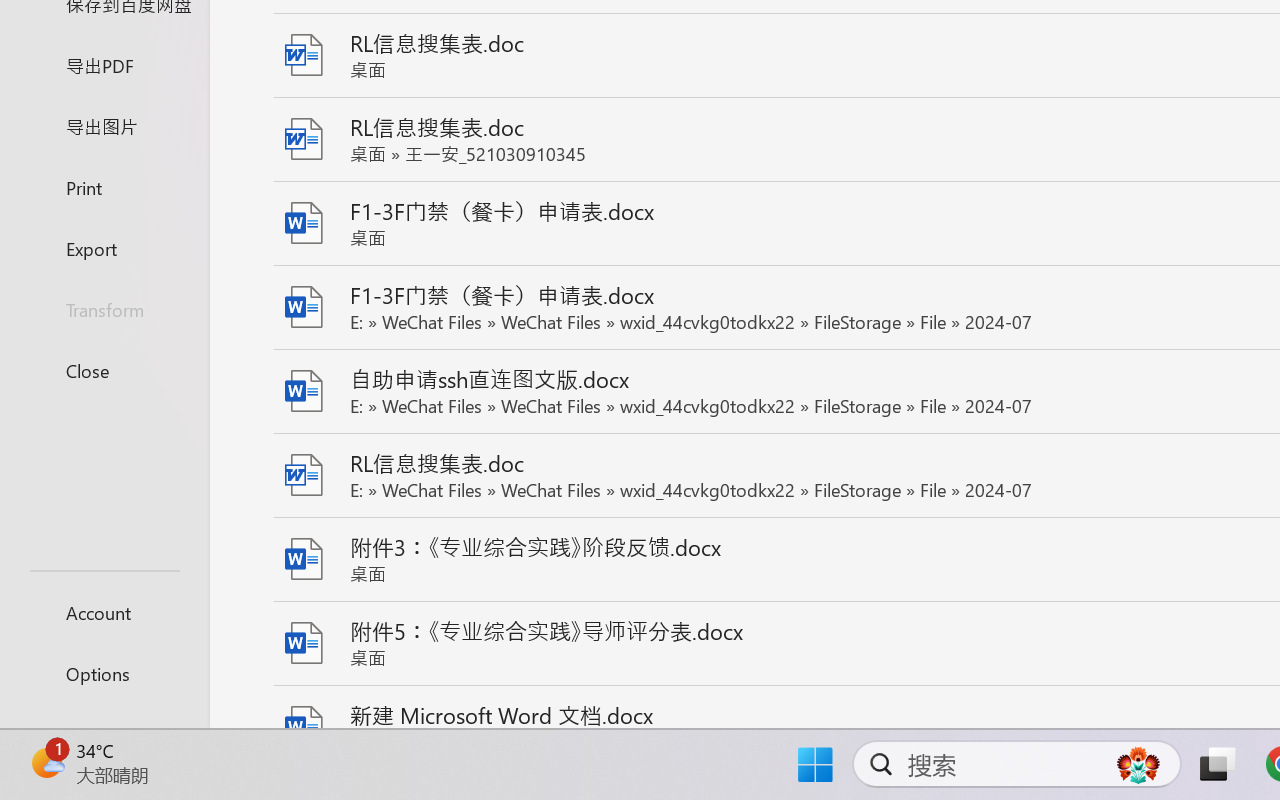 This screenshot has width=1280, height=800. Describe the element at coordinates (1138, 764) in the screenshot. I see `'AutomationID: DynamicSearchBoxGleamImage'` at that location.